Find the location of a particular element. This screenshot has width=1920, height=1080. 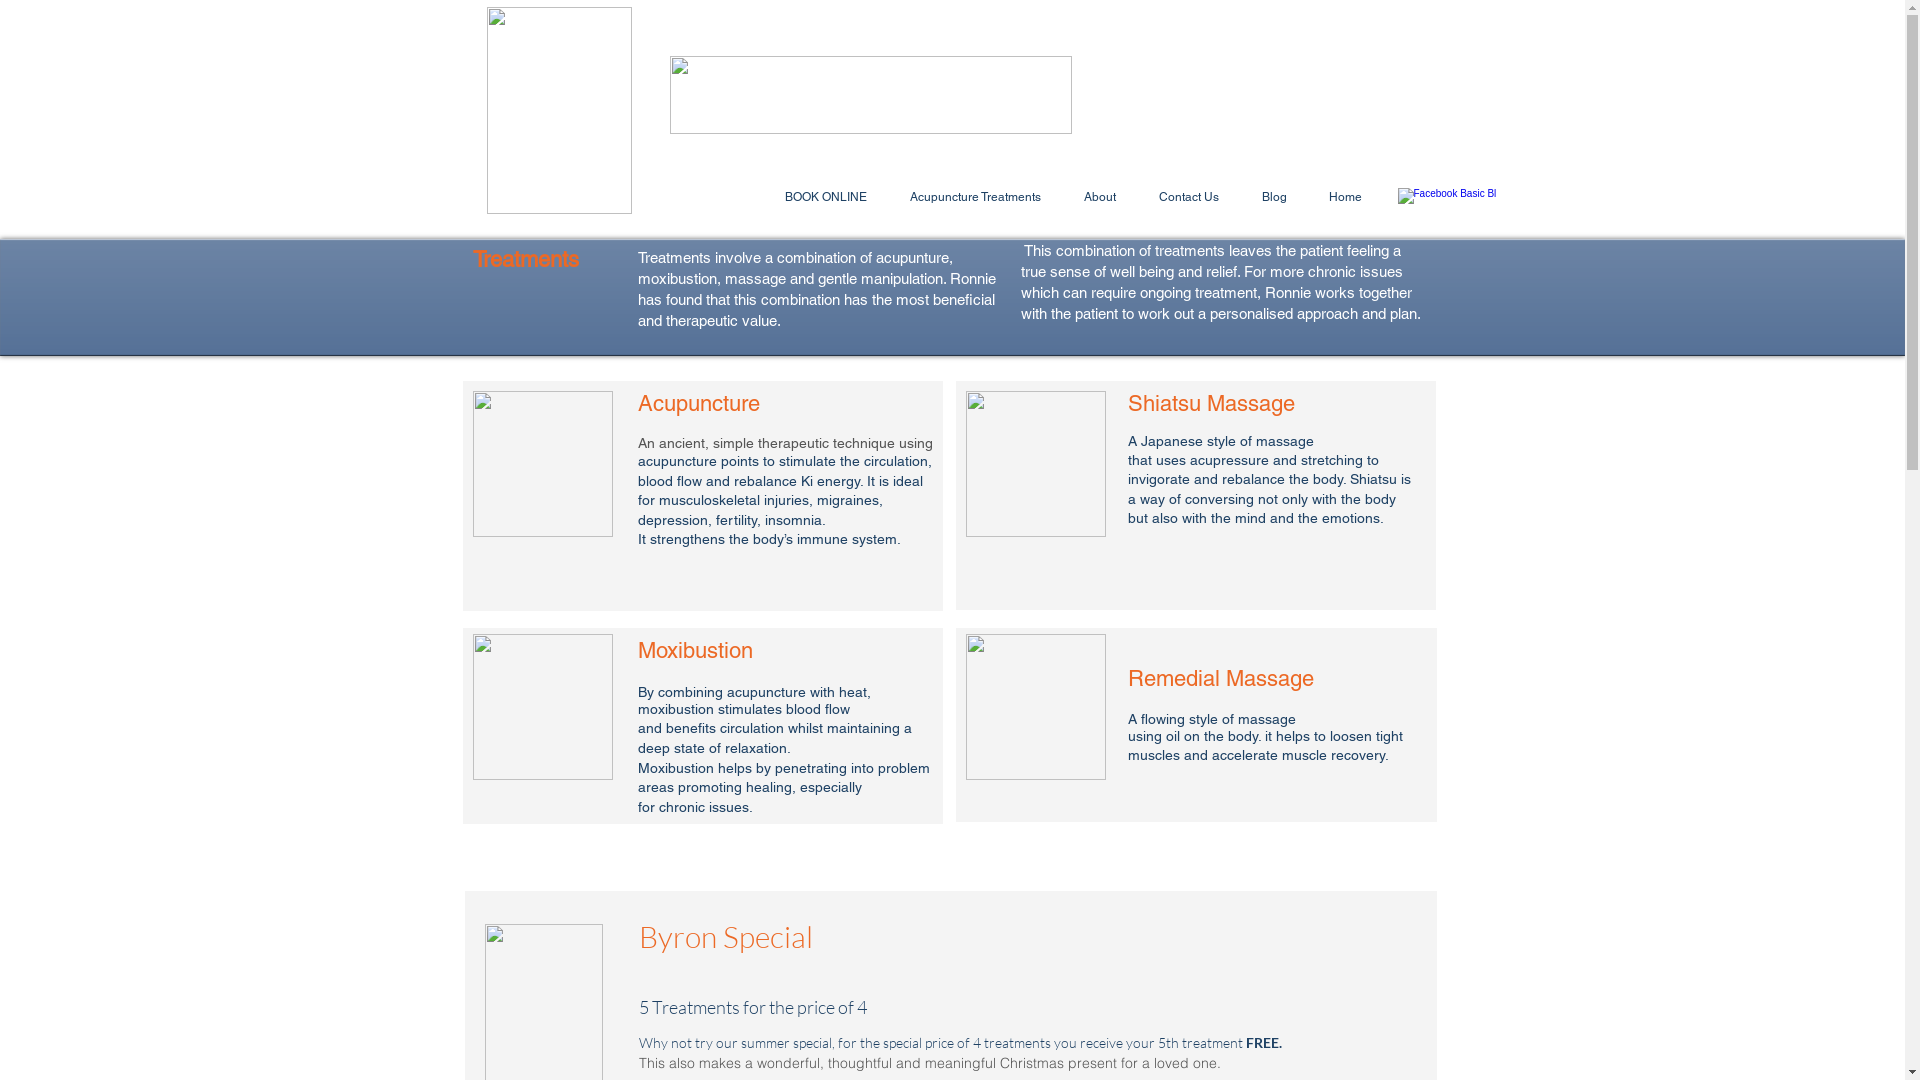

'Chinese Medicine Herbs' is located at coordinates (542, 705).